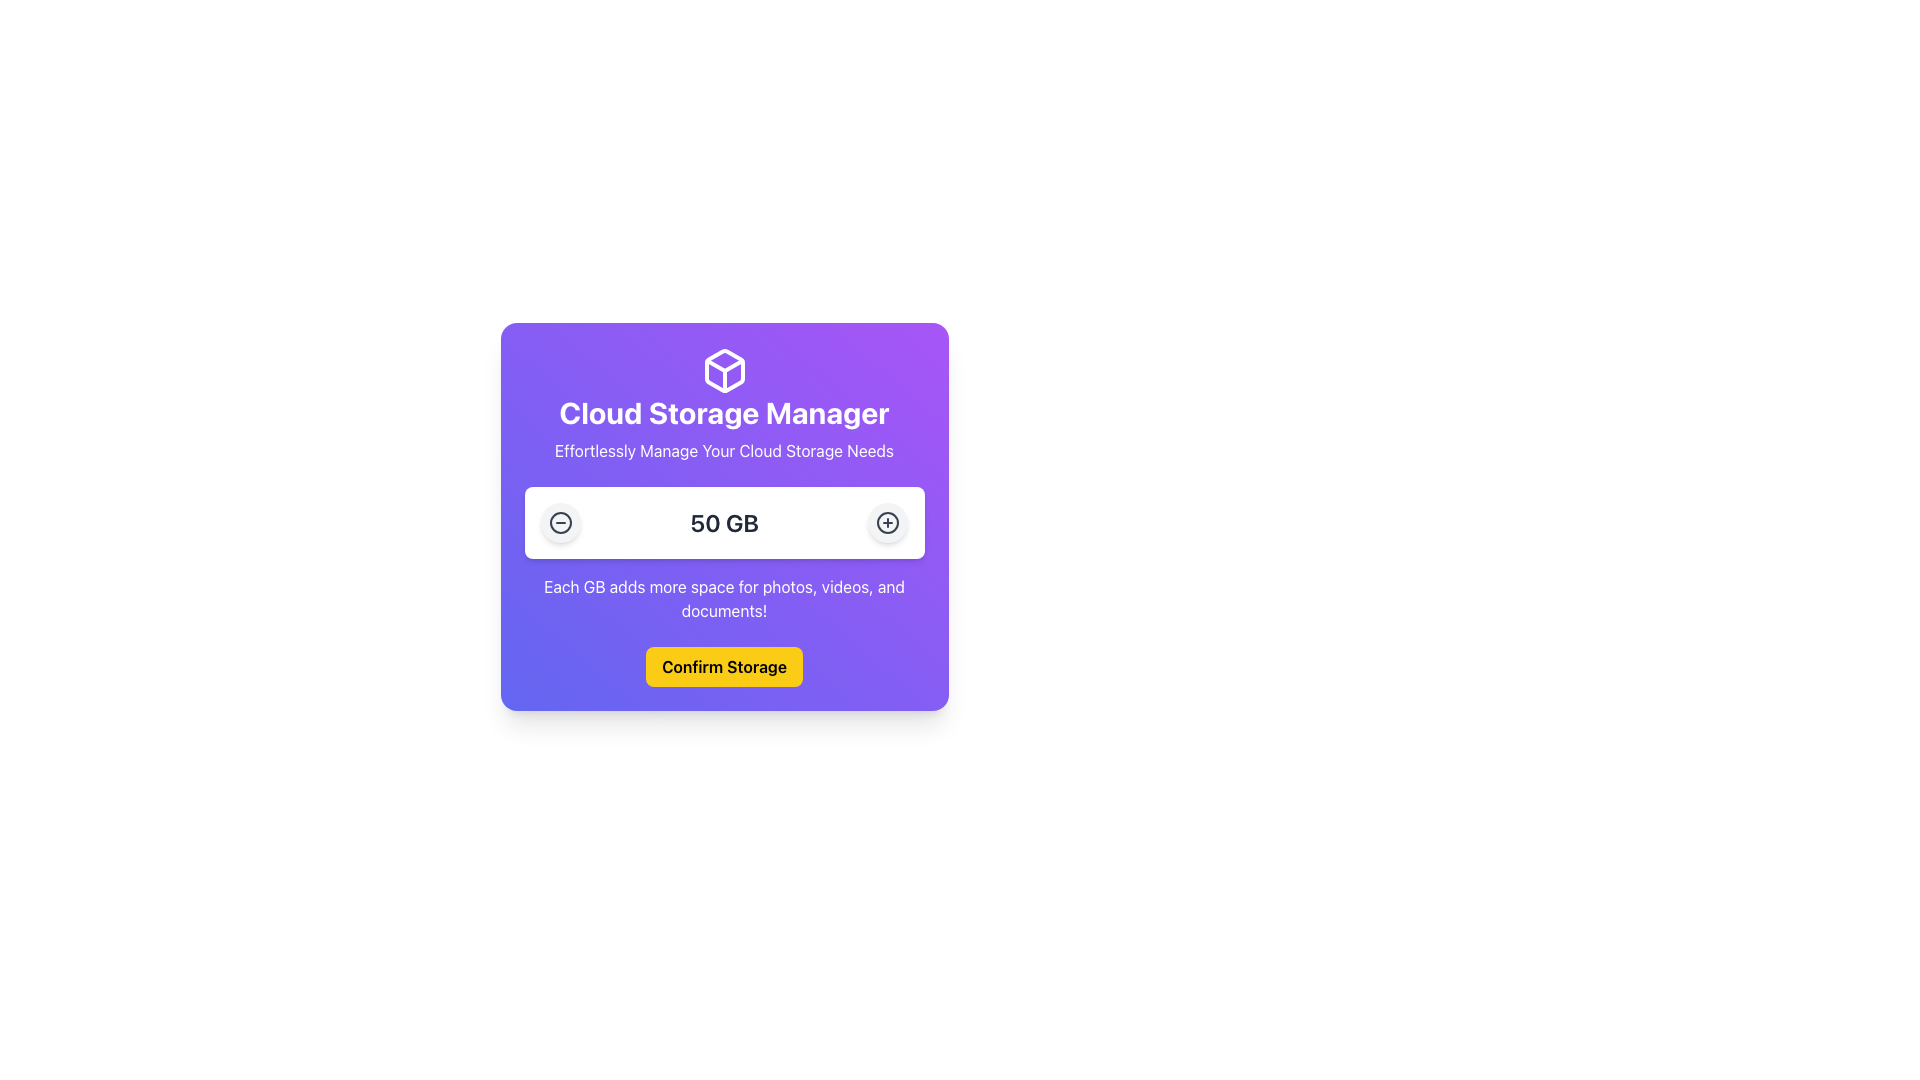  What do you see at coordinates (887, 522) in the screenshot?
I see `the circular icon that represents a plus symbol` at bounding box center [887, 522].